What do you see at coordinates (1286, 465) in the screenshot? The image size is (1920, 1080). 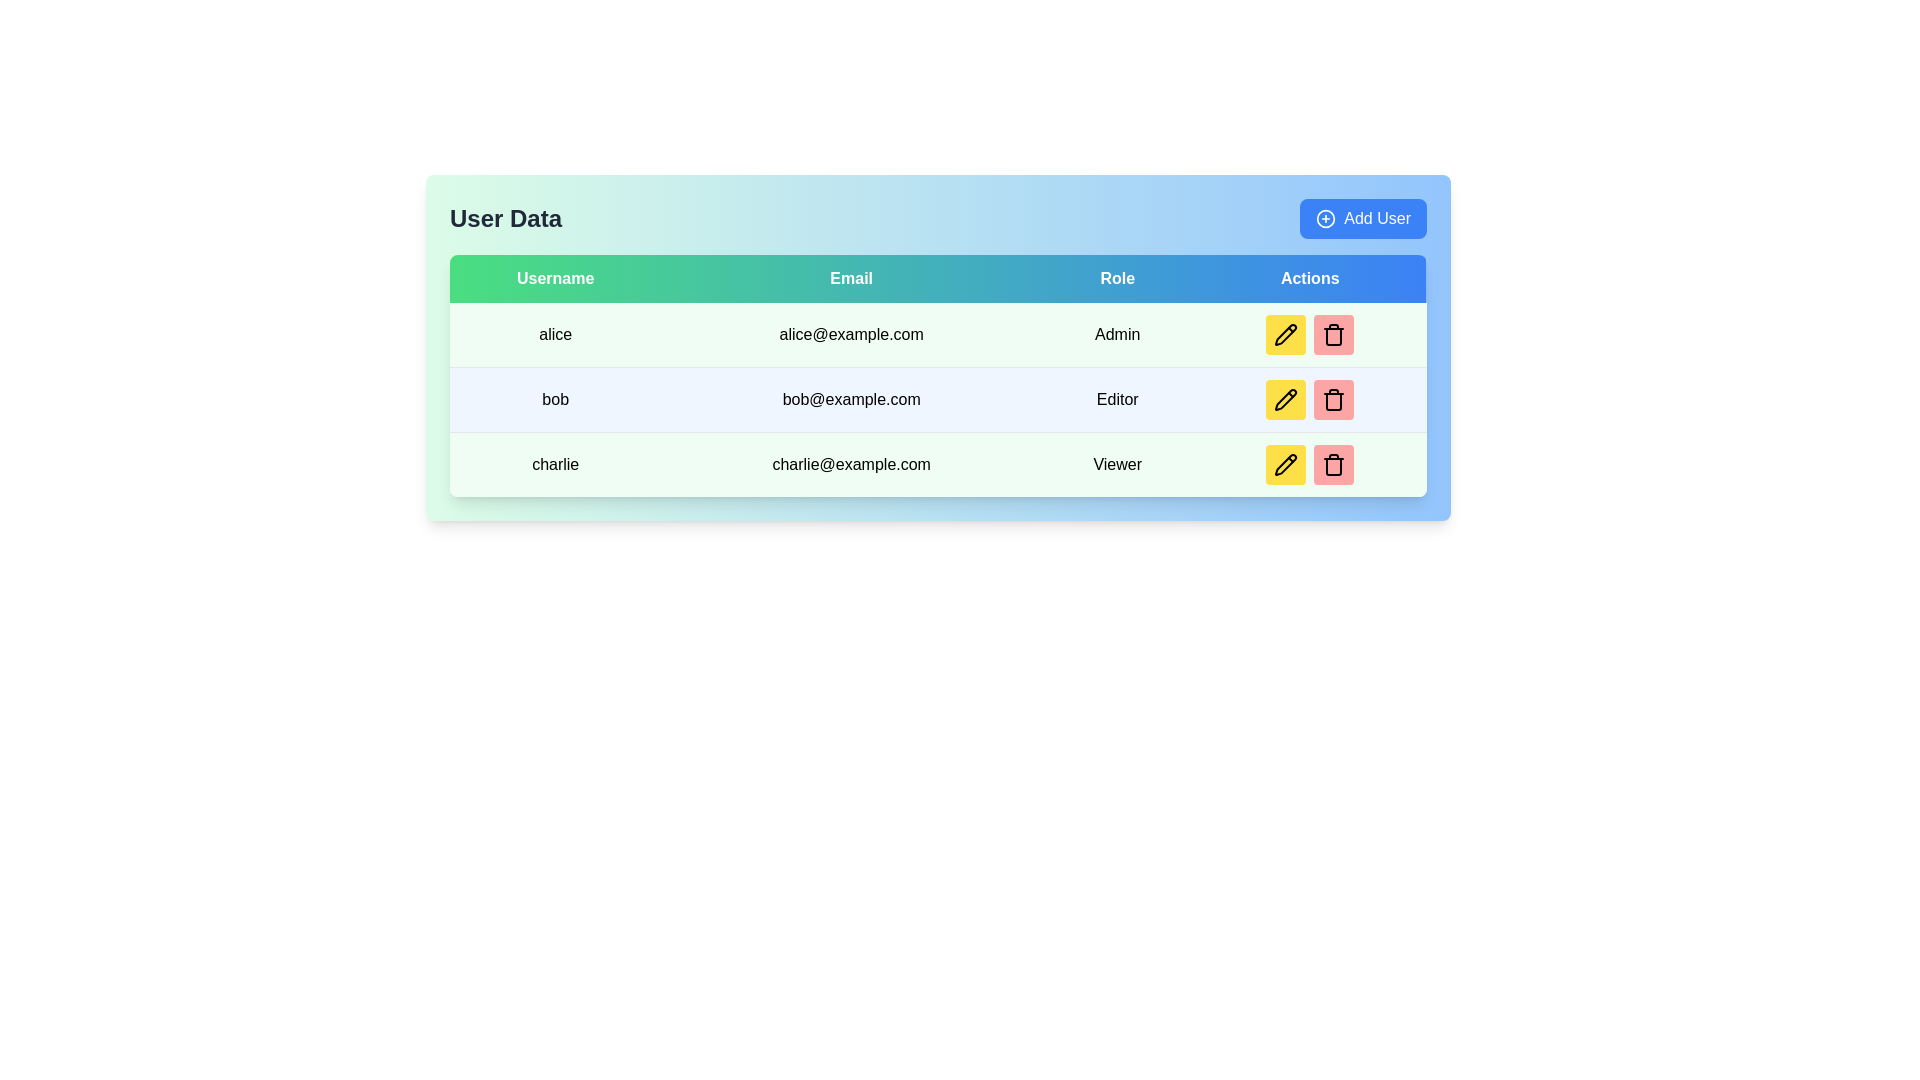 I see `the edit pencil icon in the actions column for the user 'charlie@example.com'` at bounding box center [1286, 465].